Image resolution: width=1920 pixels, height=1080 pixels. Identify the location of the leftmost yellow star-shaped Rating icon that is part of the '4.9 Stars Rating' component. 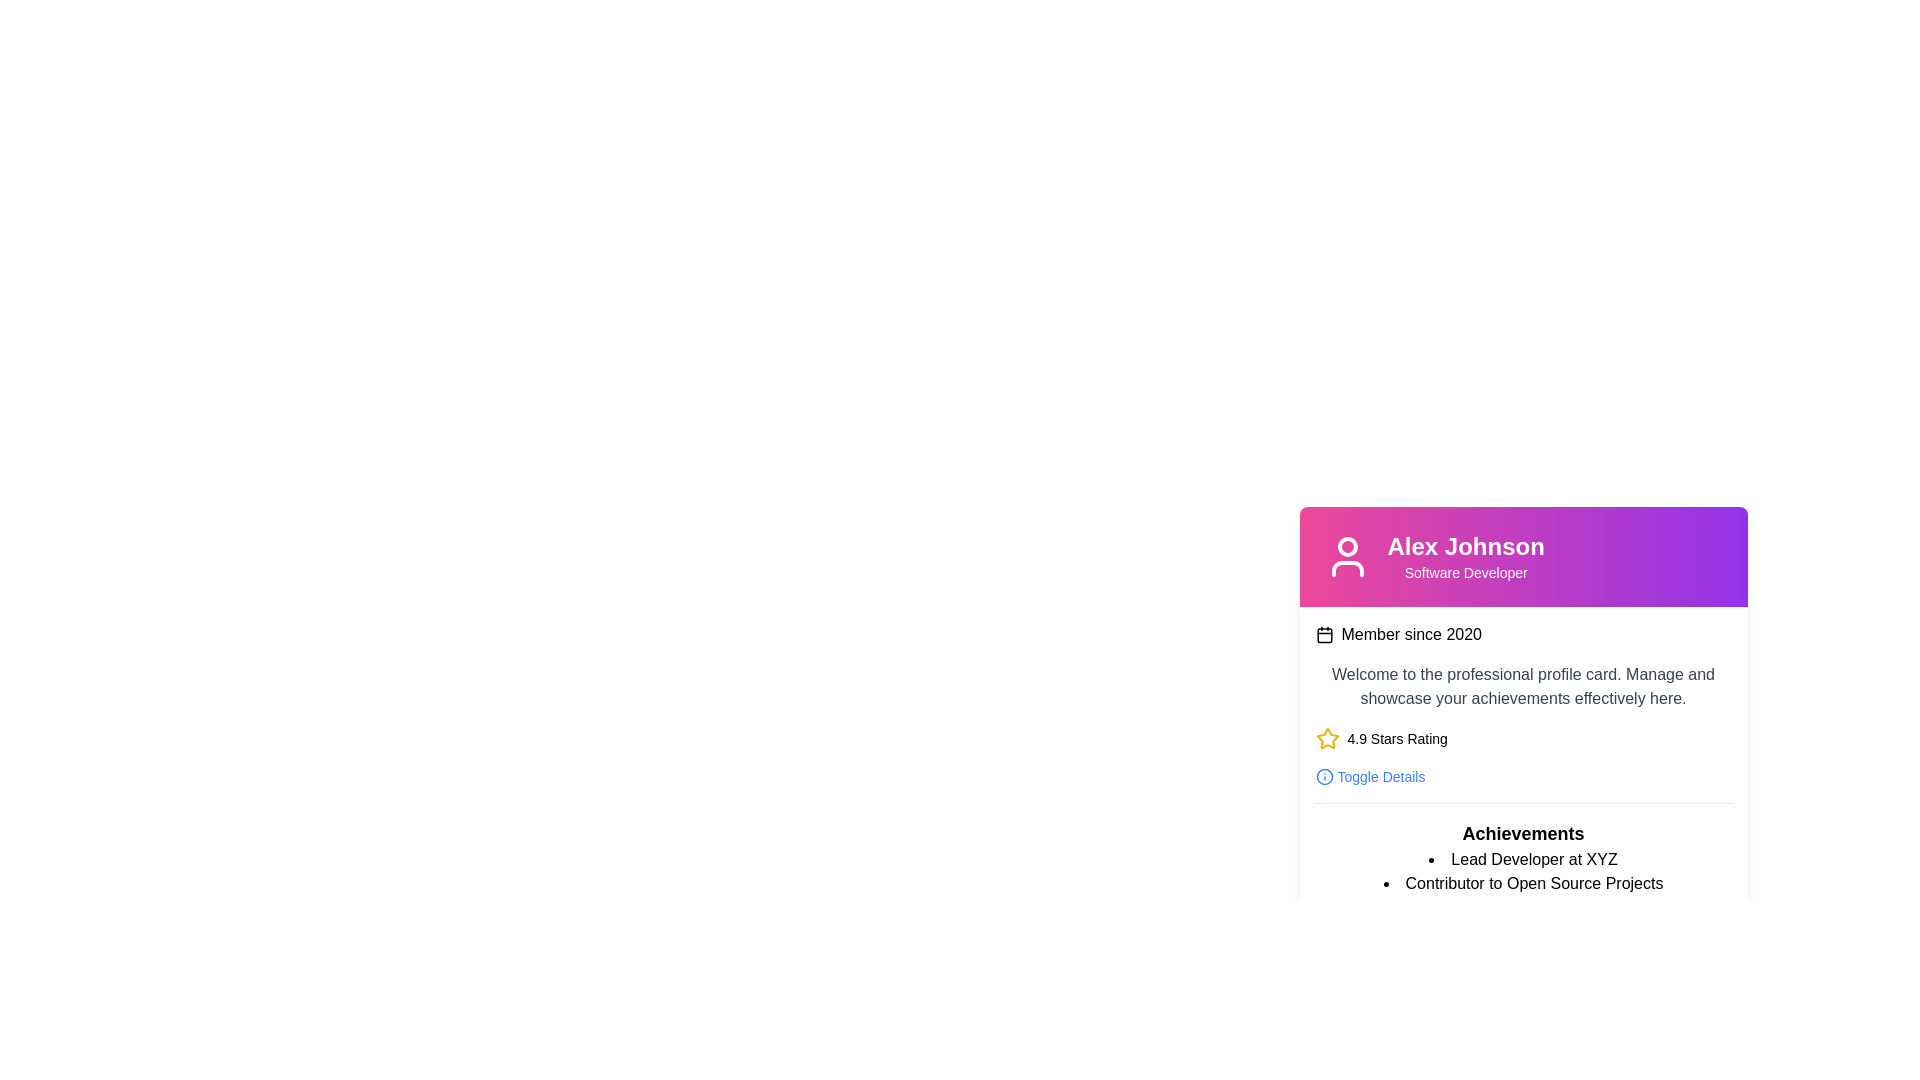
(1327, 739).